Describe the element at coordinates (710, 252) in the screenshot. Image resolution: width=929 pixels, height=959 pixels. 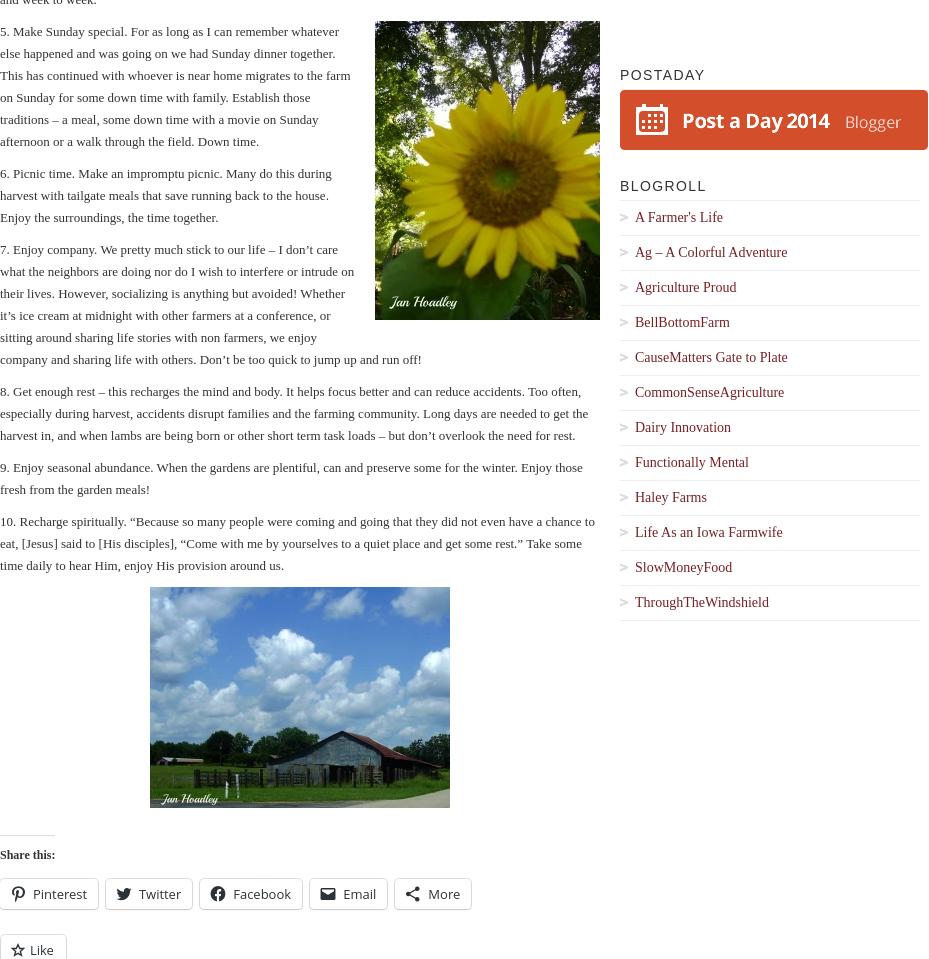
I see `'Ag – A Colorful Adventure'` at that location.